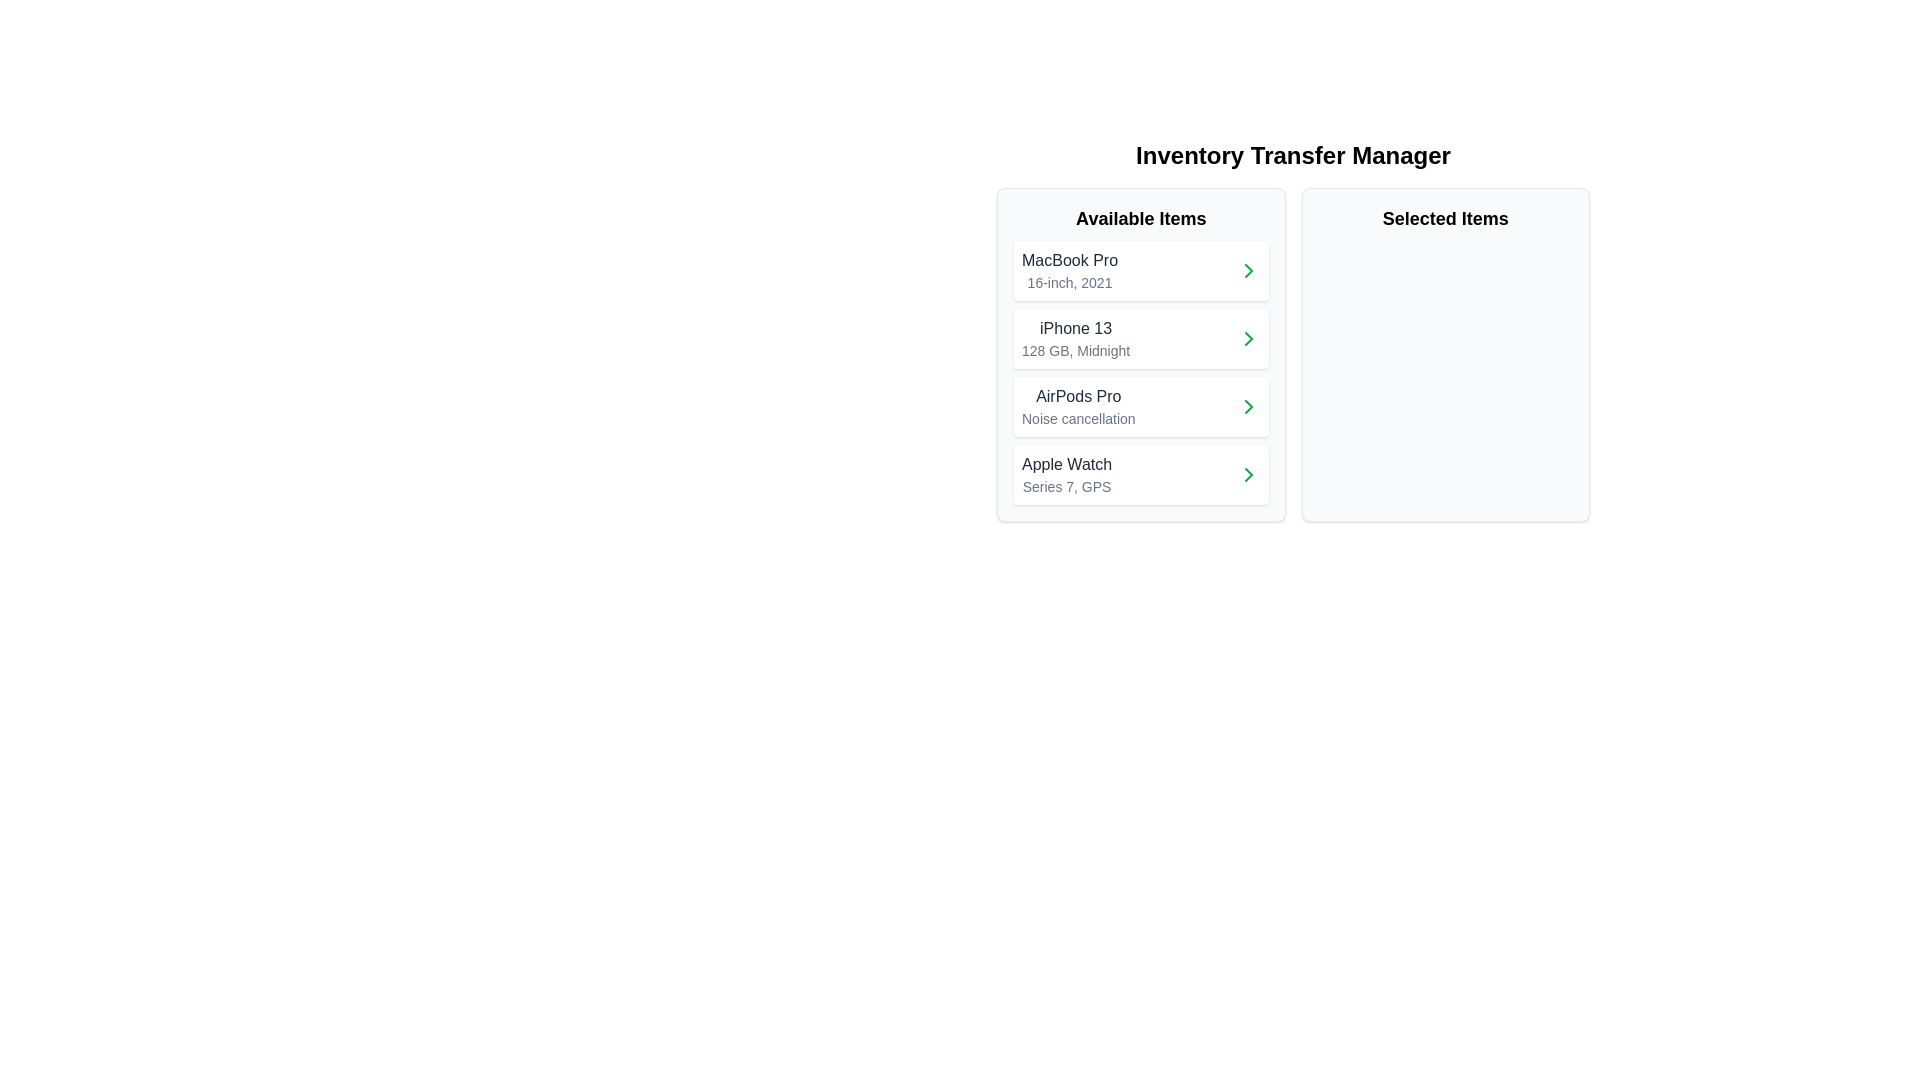 The height and width of the screenshot is (1080, 1920). What do you see at coordinates (1141, 406) in the screenshot?
I see `the 'AirPods Pro' item in the 'Available Items' list for keyboard navigation` at bounding box center [1141, 406].